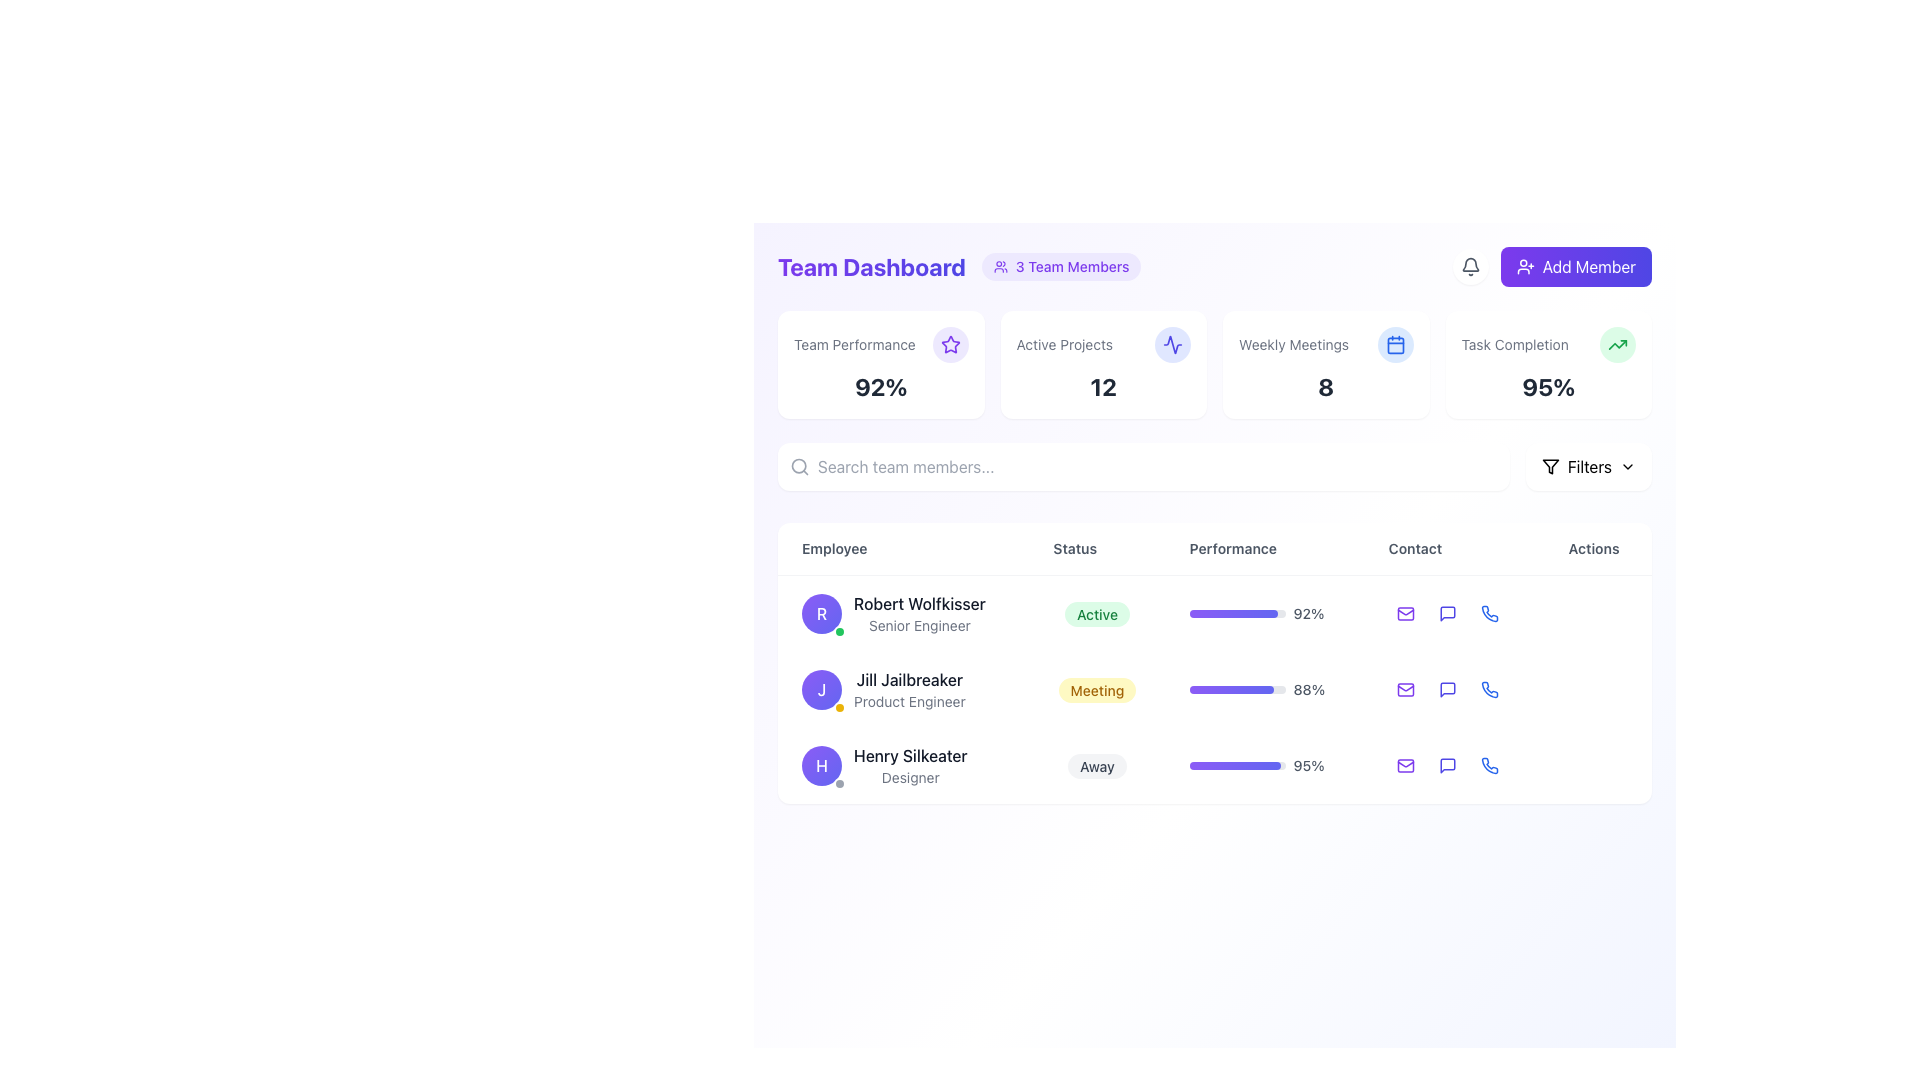 This screenshot has height=1080, width=1920. I want to click on the bold and large-sized digit '8' displayed in dark gray against a white background, which is located in the center-bottom area of the 'Weekly Meetings' card, so click(1326, 386).